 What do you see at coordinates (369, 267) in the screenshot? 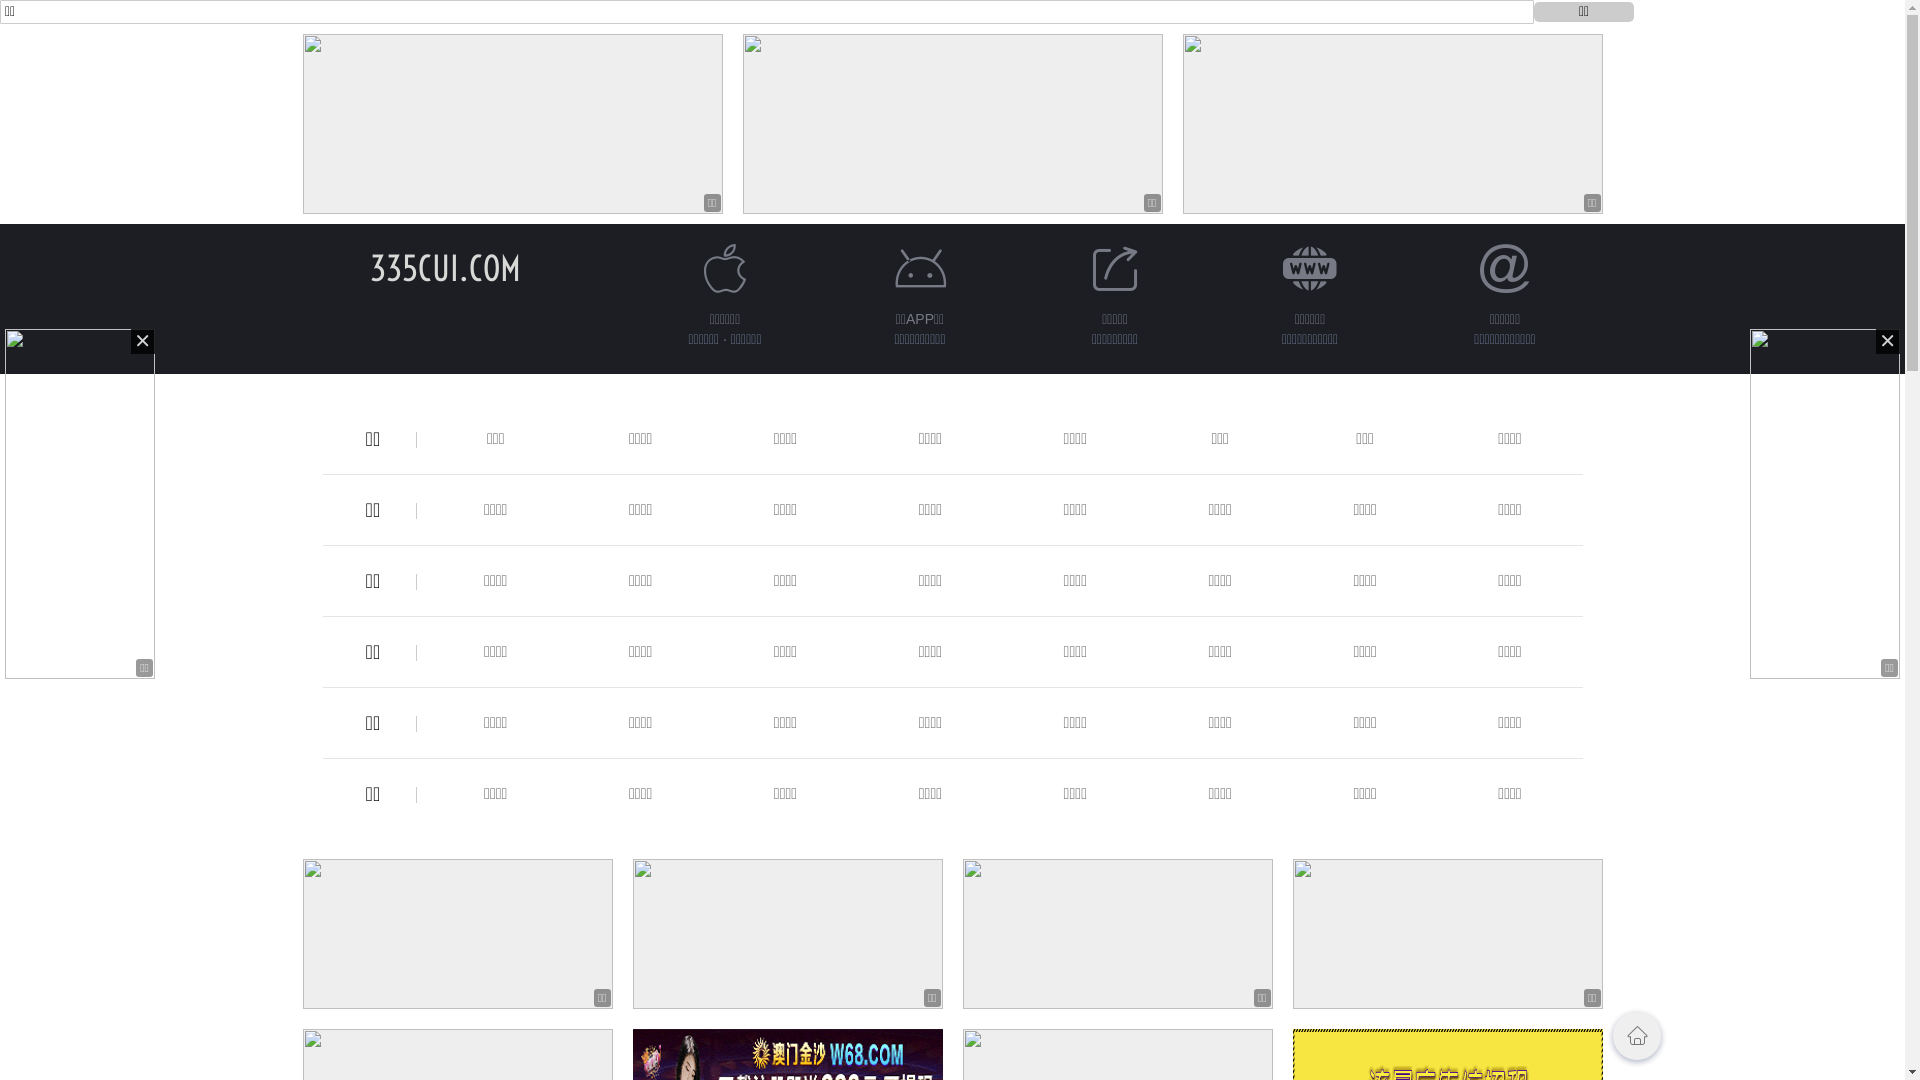
I see `'335CUI.COM'` at bounding box center [369, 267].